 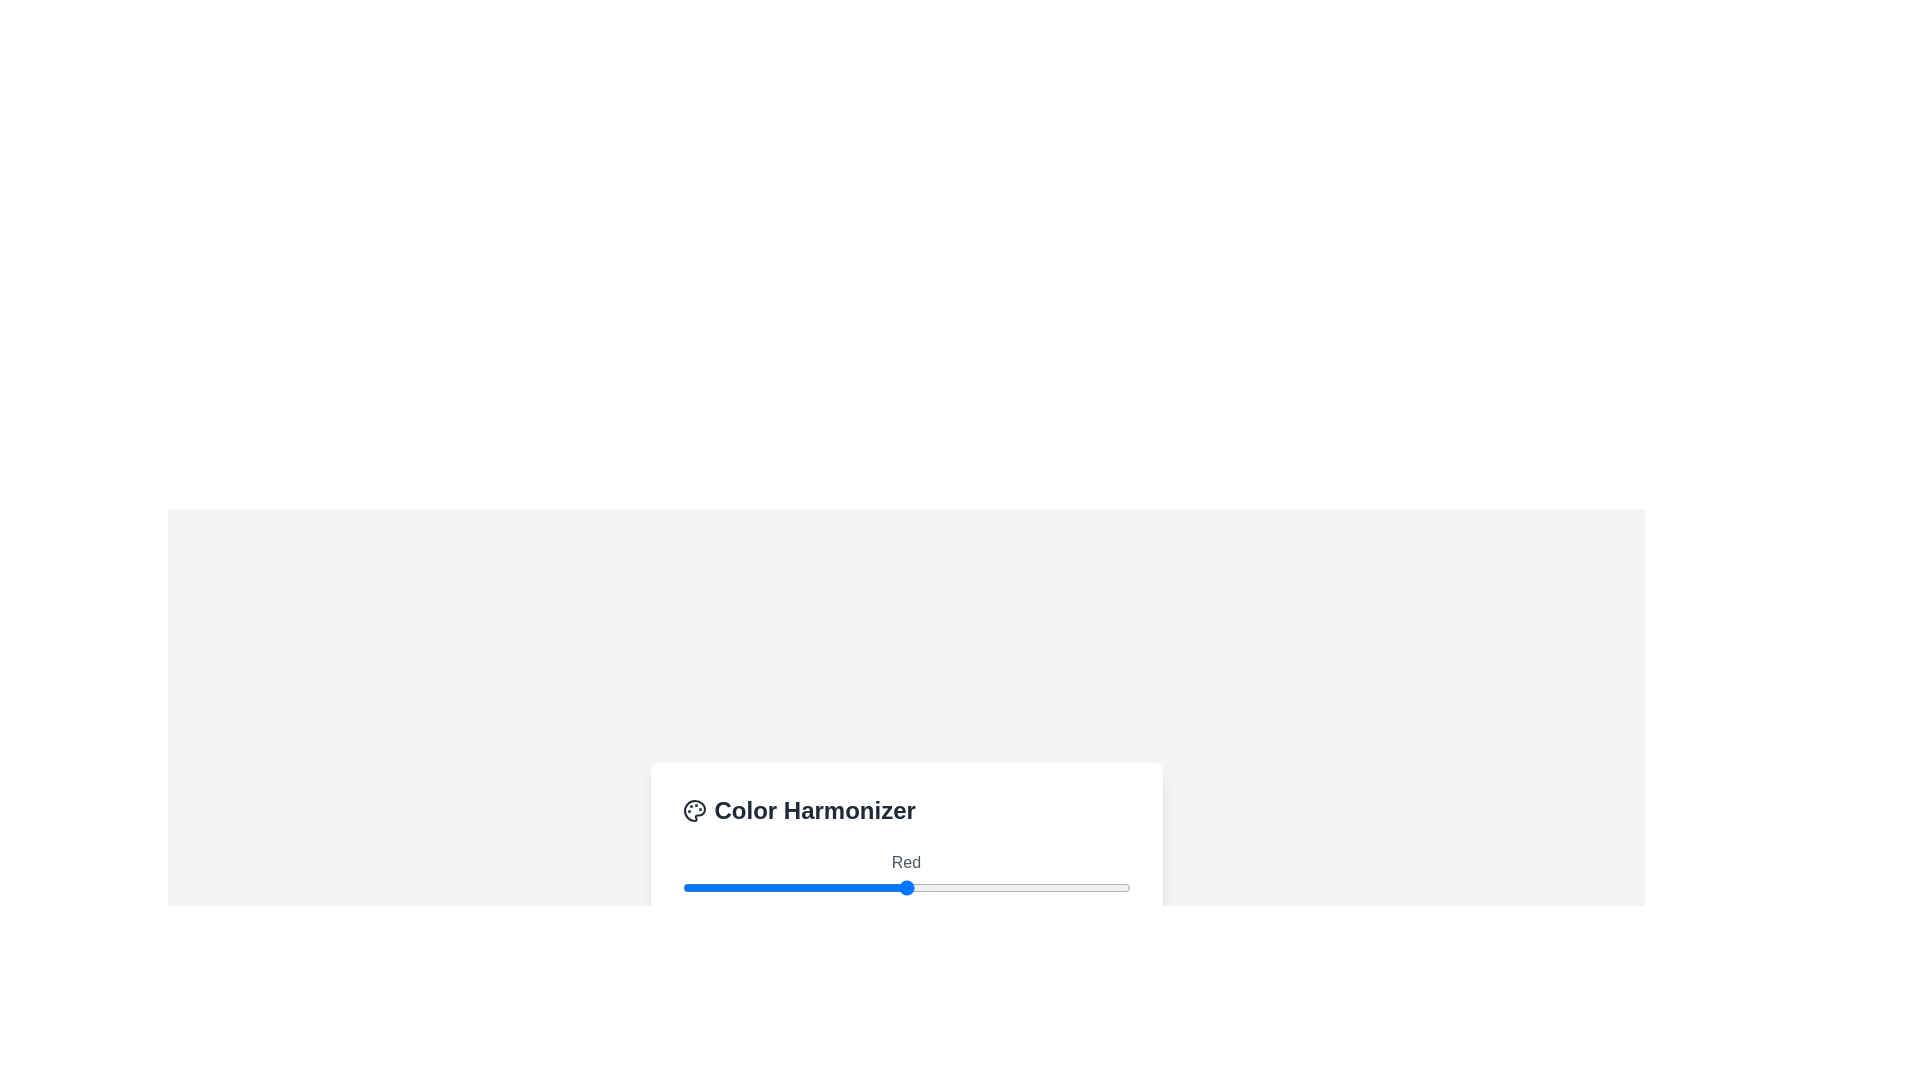 I want to click on the red slider to set its value to 108, so click(x=872, y=886).